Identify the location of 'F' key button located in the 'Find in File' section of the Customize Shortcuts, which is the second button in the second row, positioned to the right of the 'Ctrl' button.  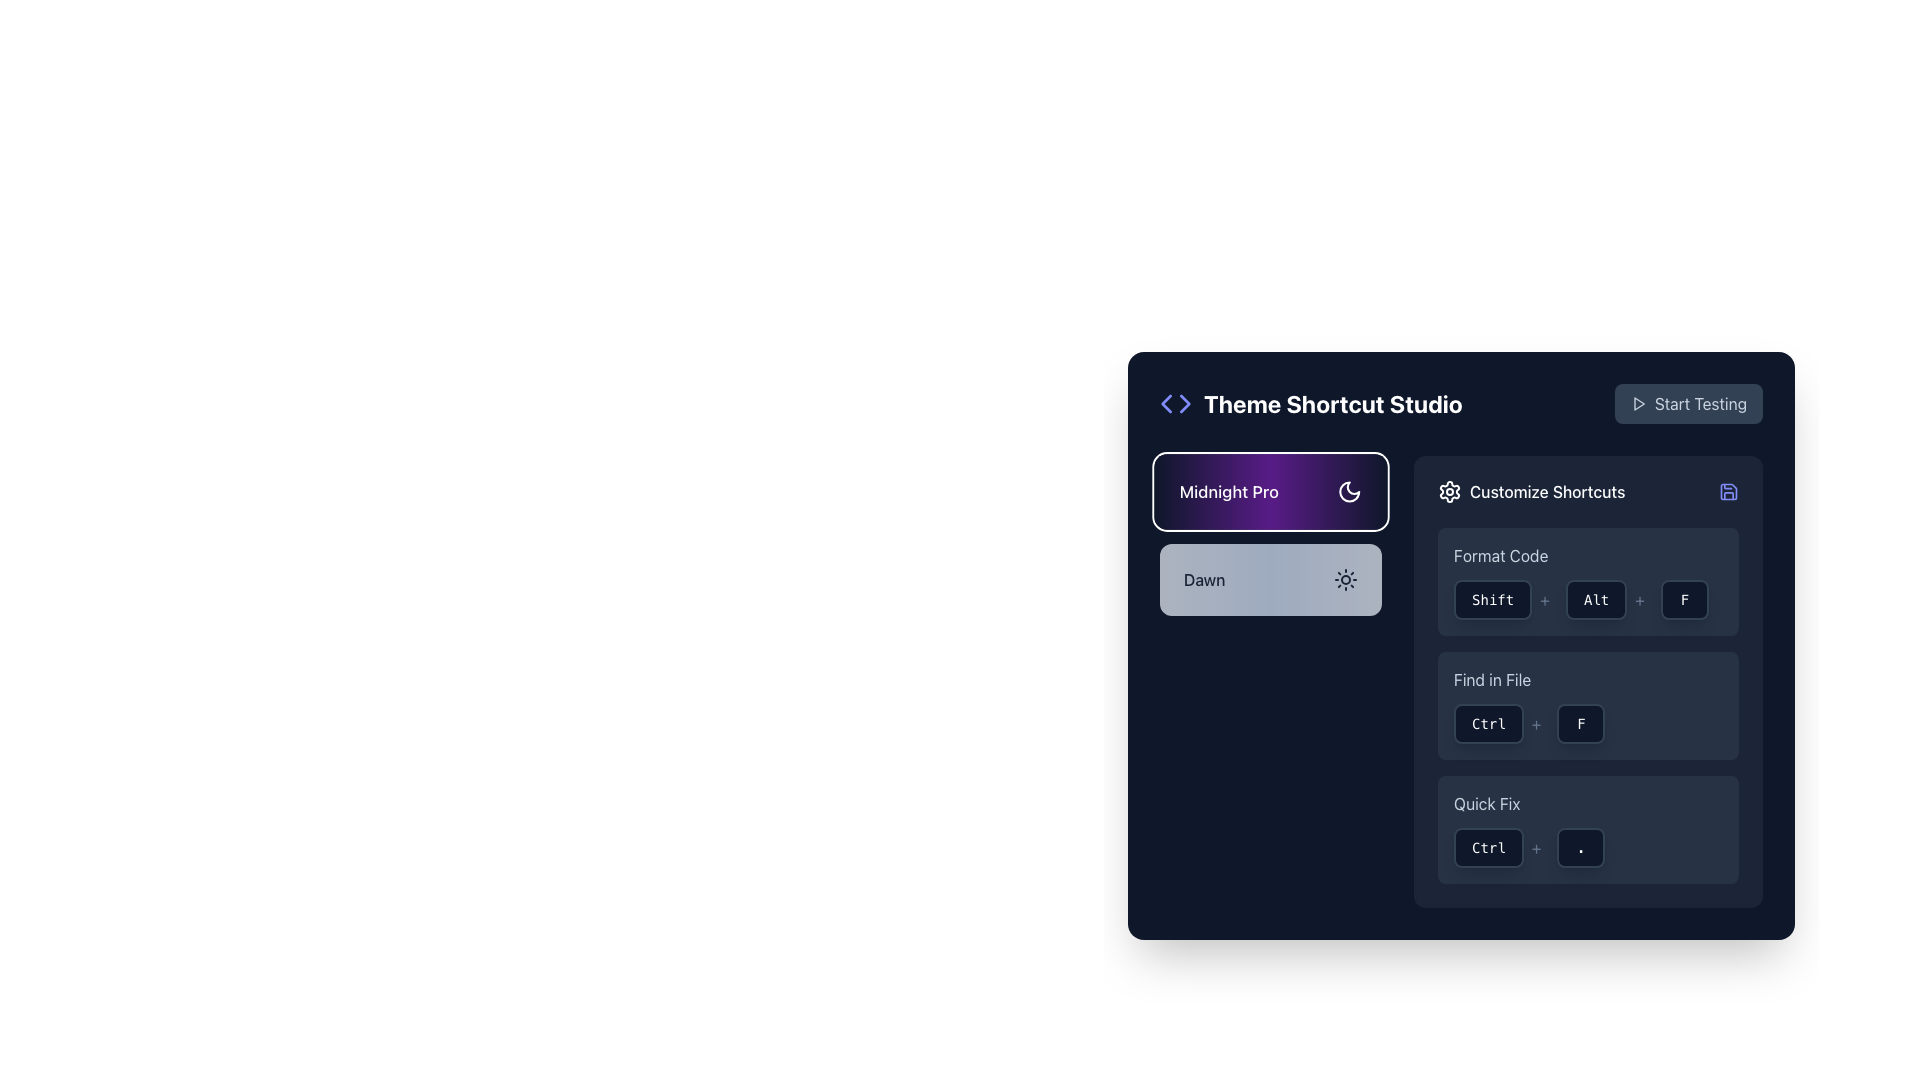
(1587, 704).